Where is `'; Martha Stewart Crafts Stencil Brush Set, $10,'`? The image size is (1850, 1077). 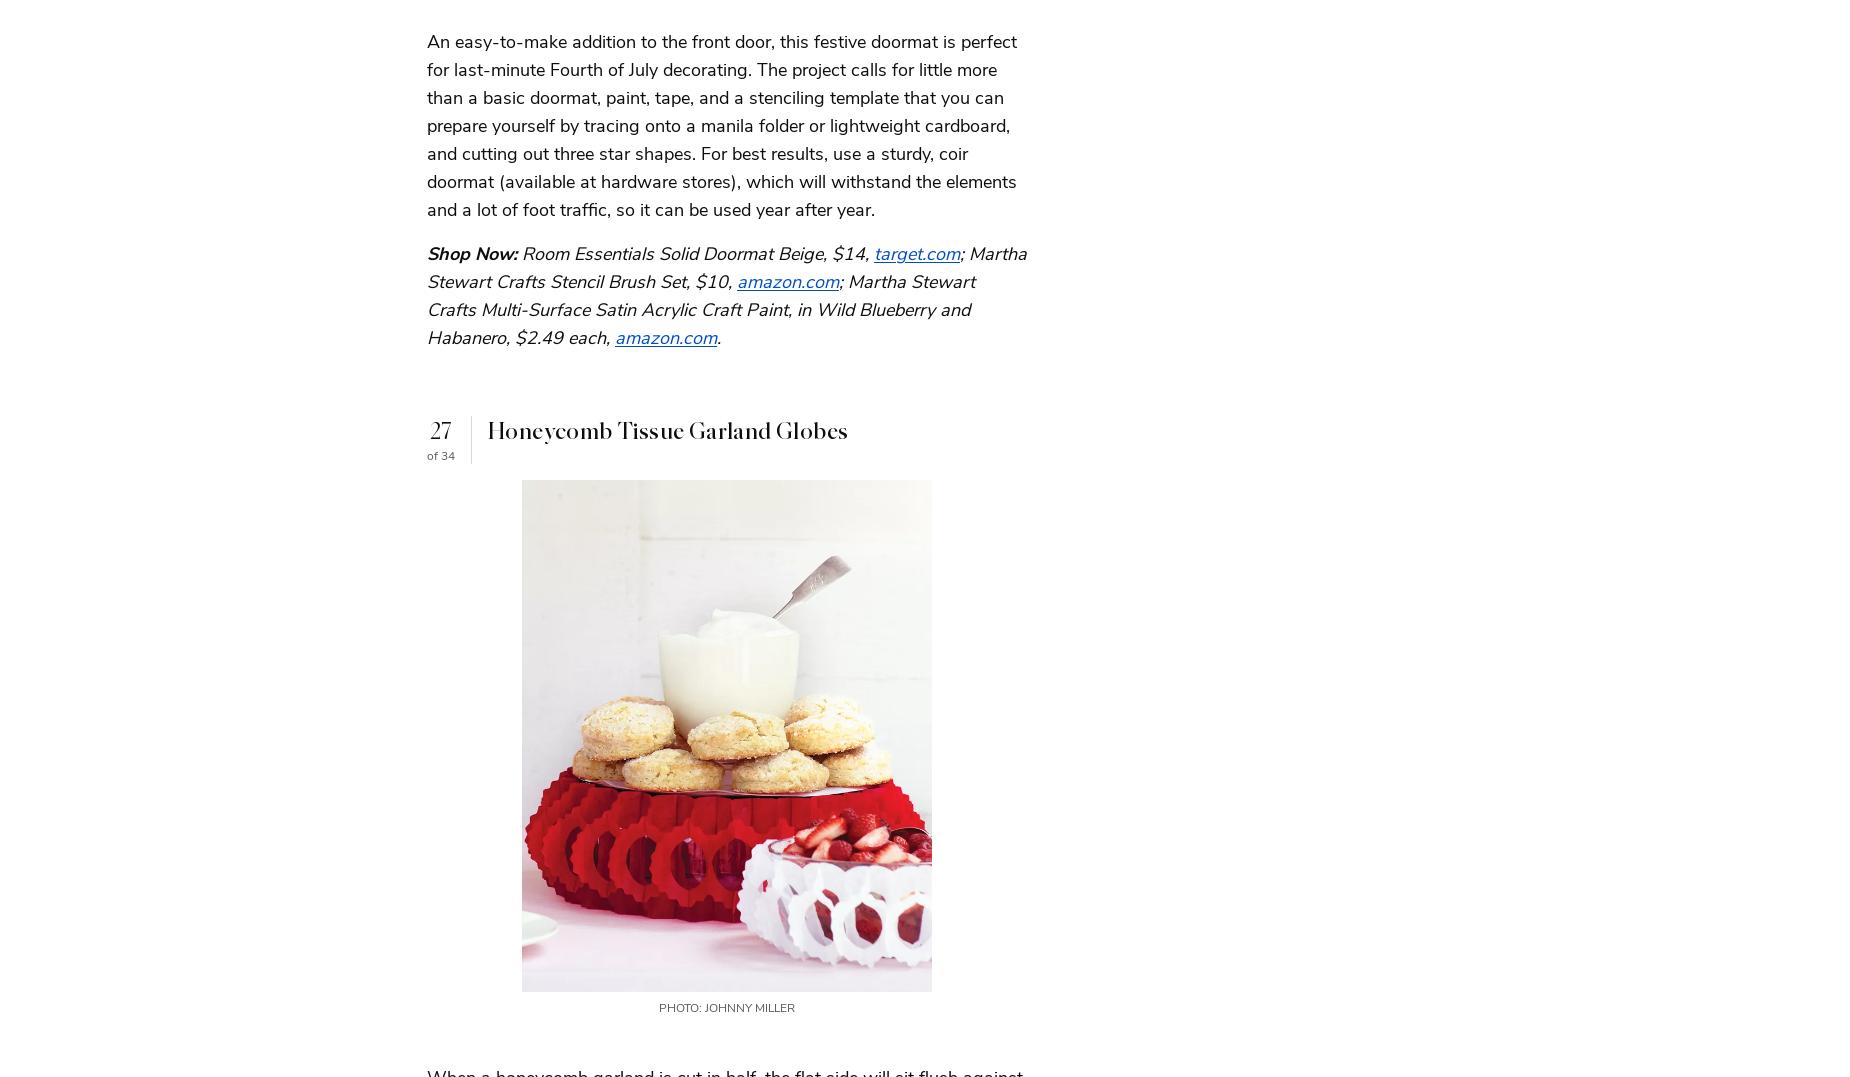 '; Martha Stewart Crafts Stencil Brush Set, $10,' is located at coordinates (727, 265).